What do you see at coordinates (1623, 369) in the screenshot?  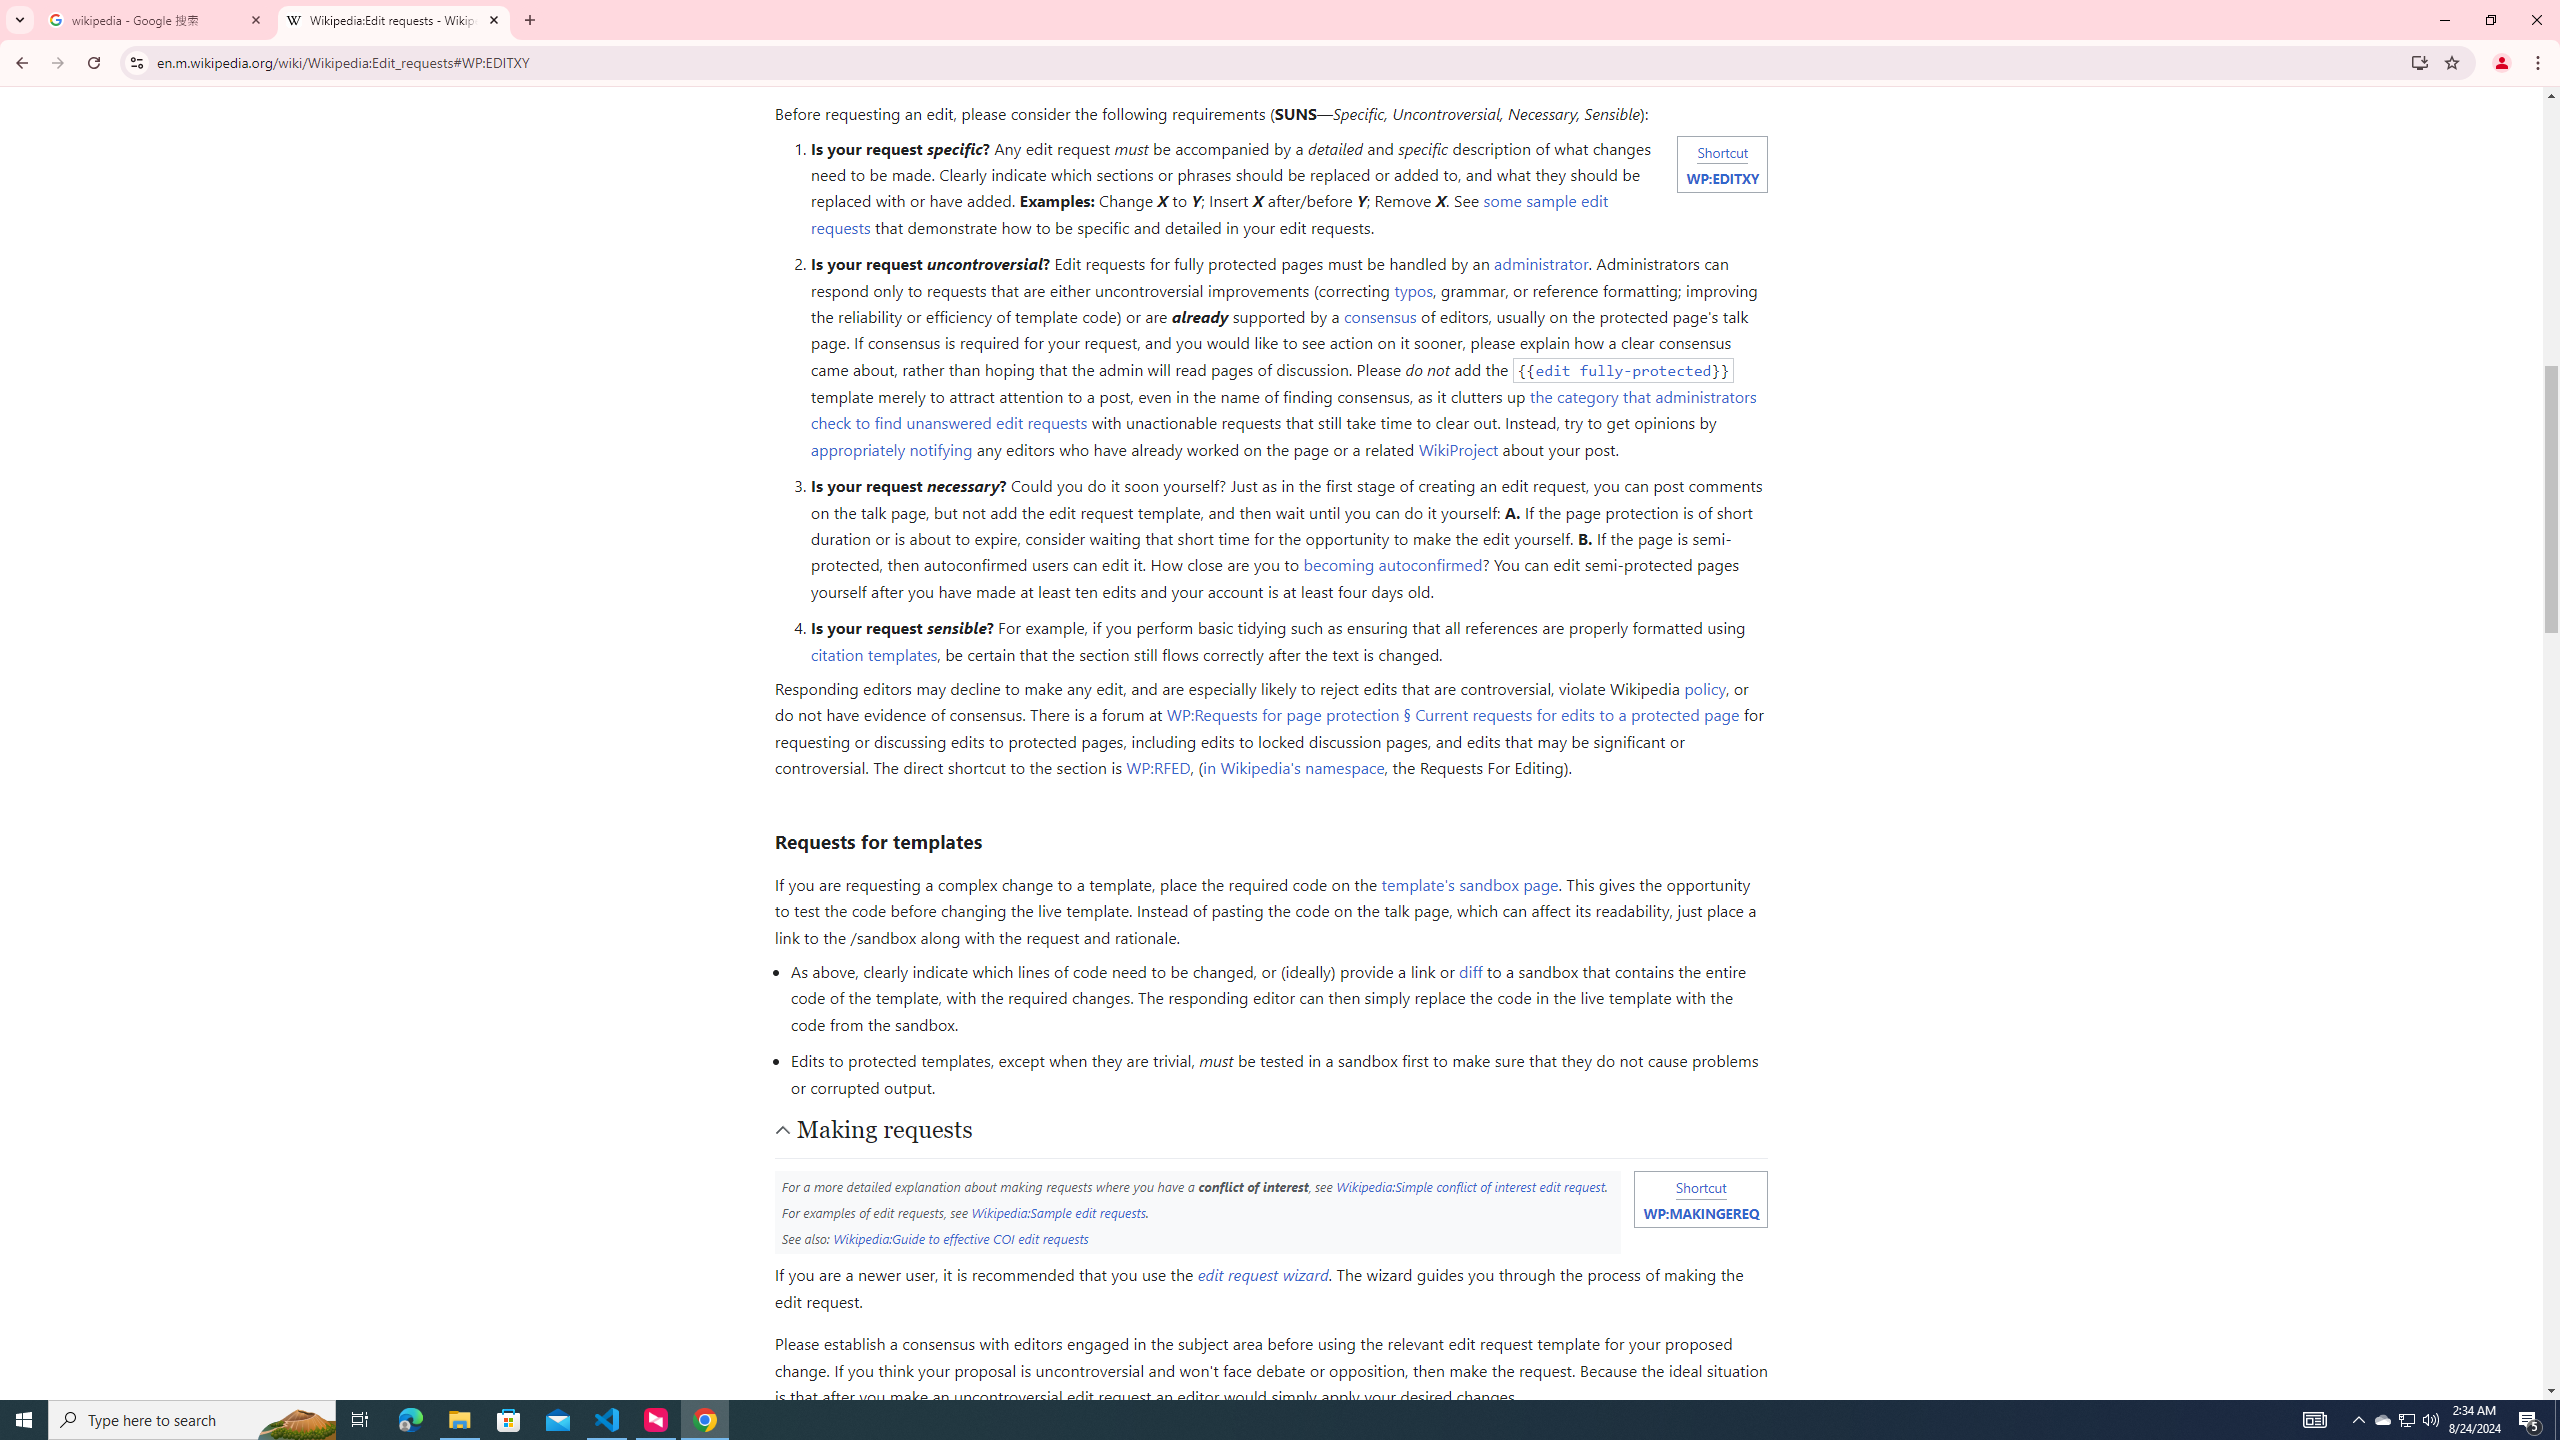 I see `'edit fully-protected'` at bounding box center [1623, 369].